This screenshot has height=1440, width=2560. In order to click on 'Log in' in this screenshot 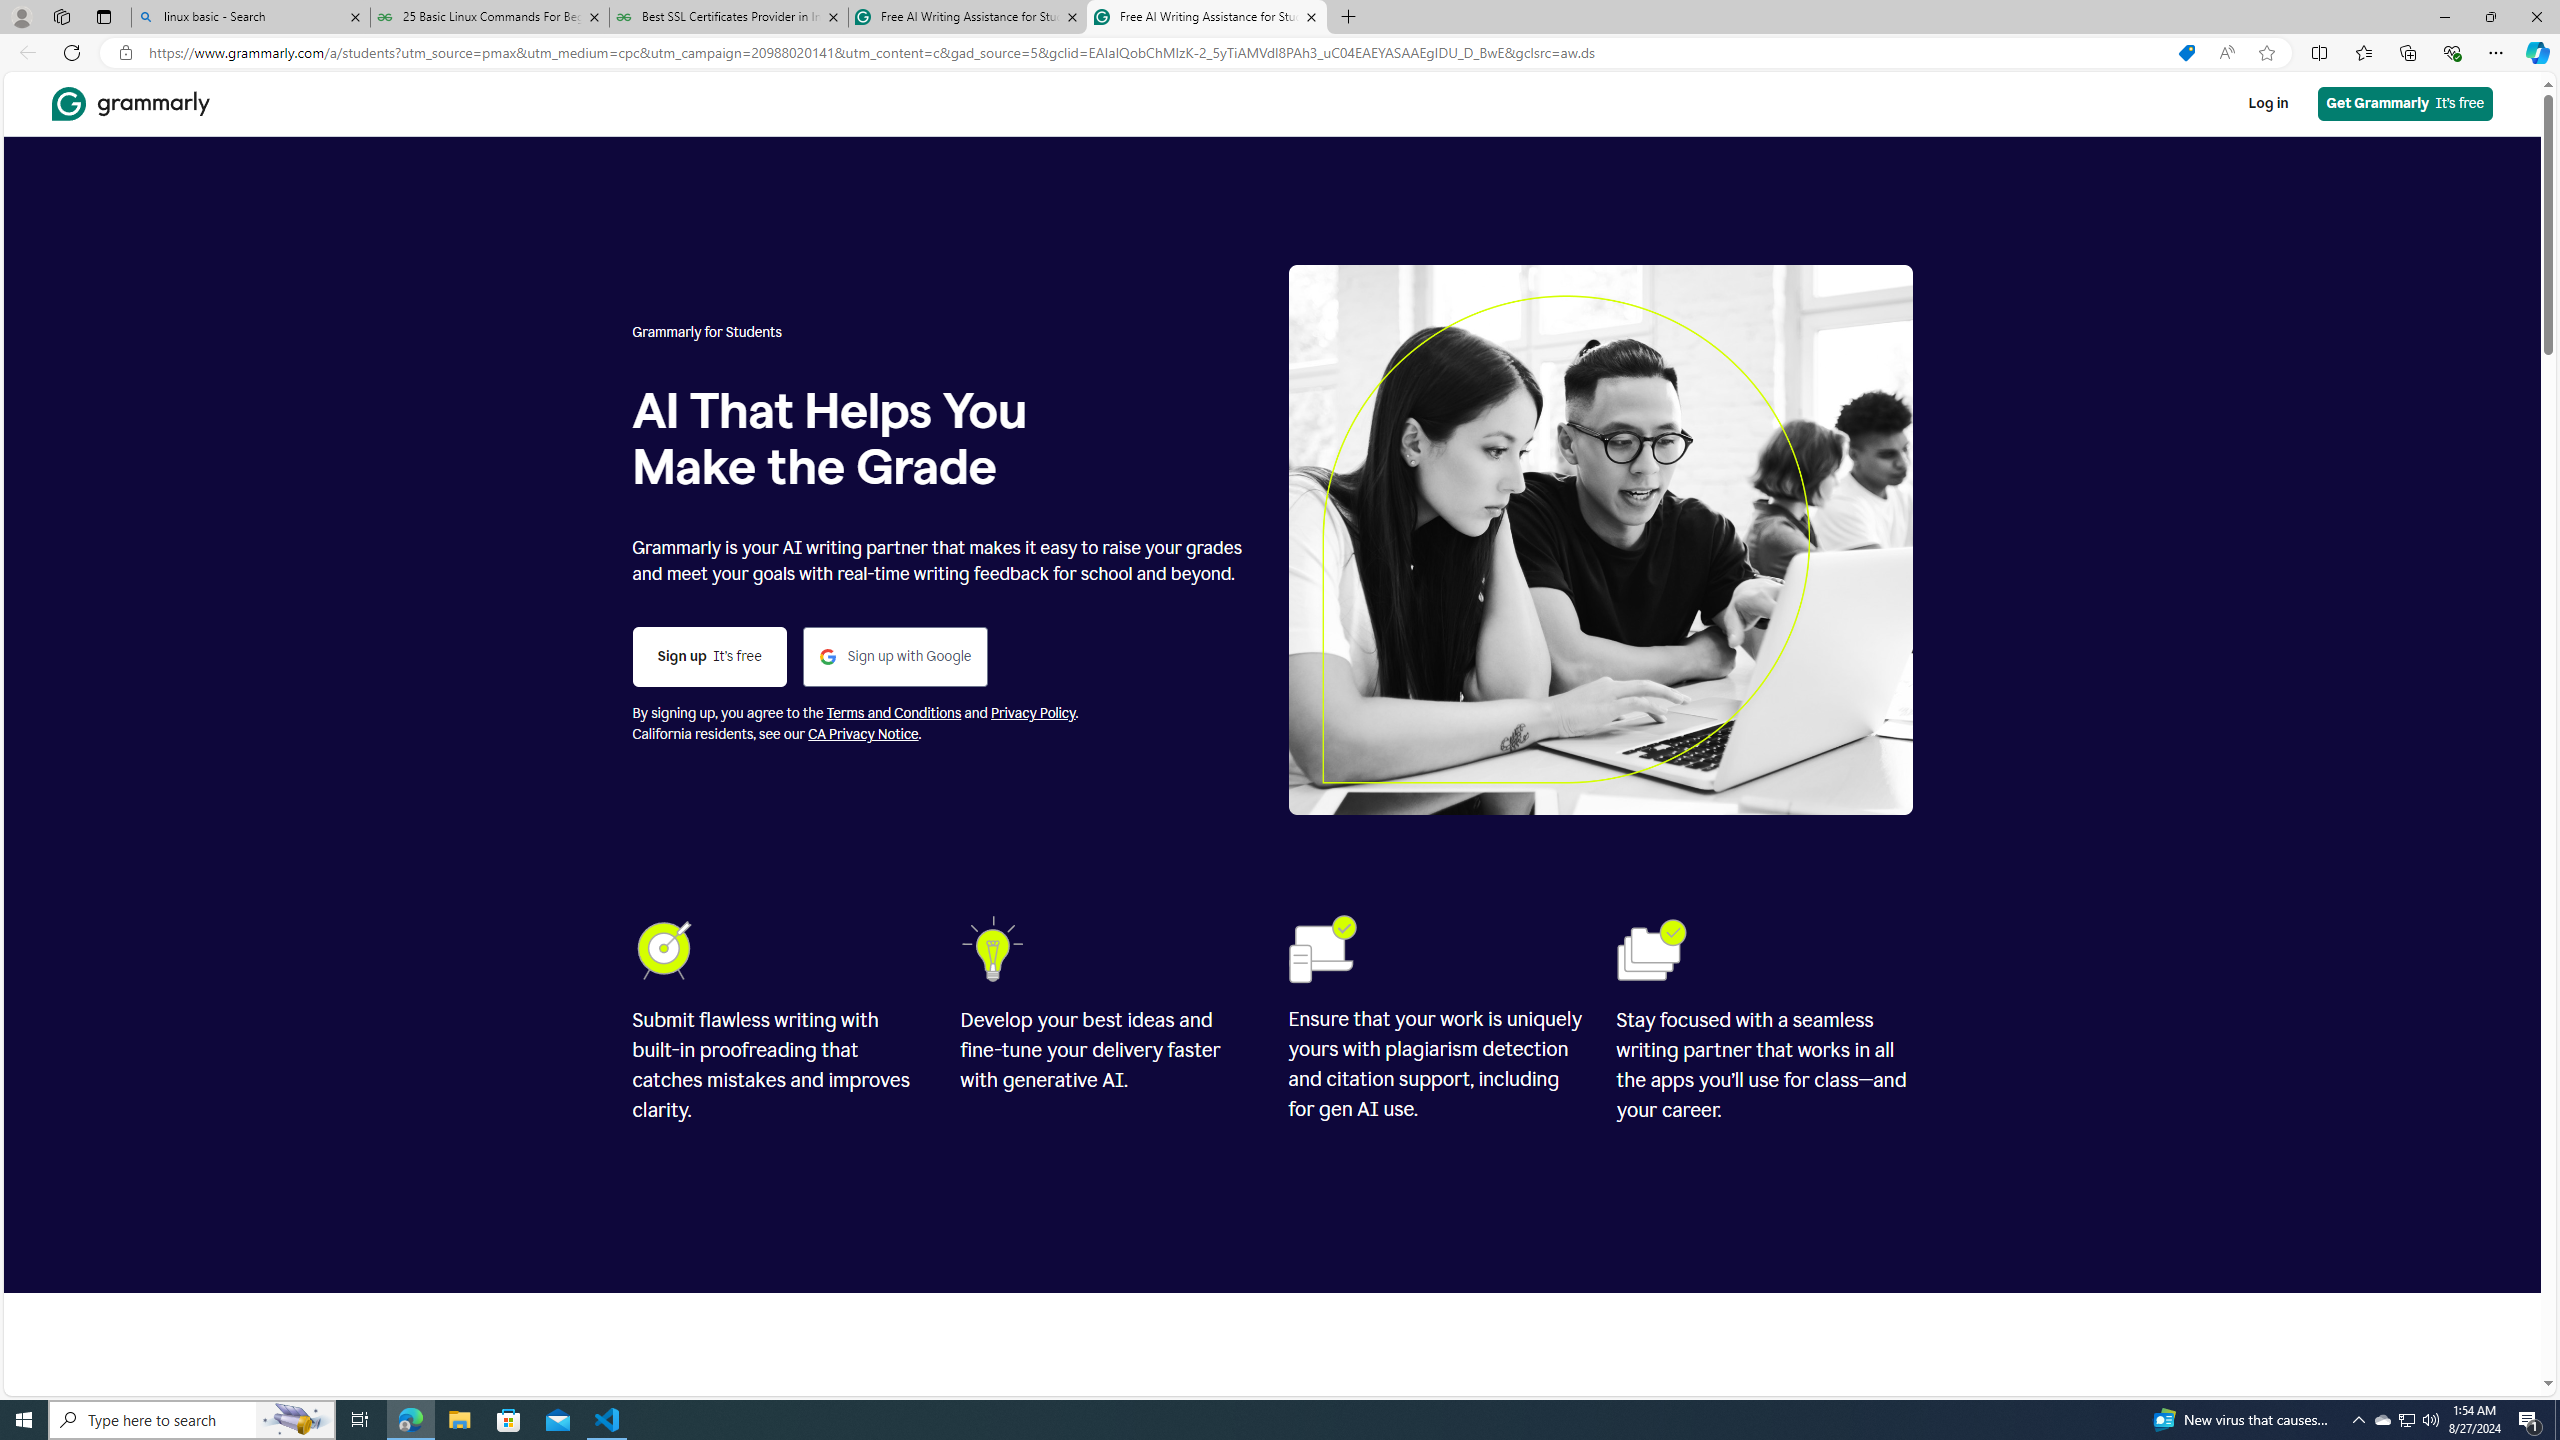, I will do `click(2267, 103)`.